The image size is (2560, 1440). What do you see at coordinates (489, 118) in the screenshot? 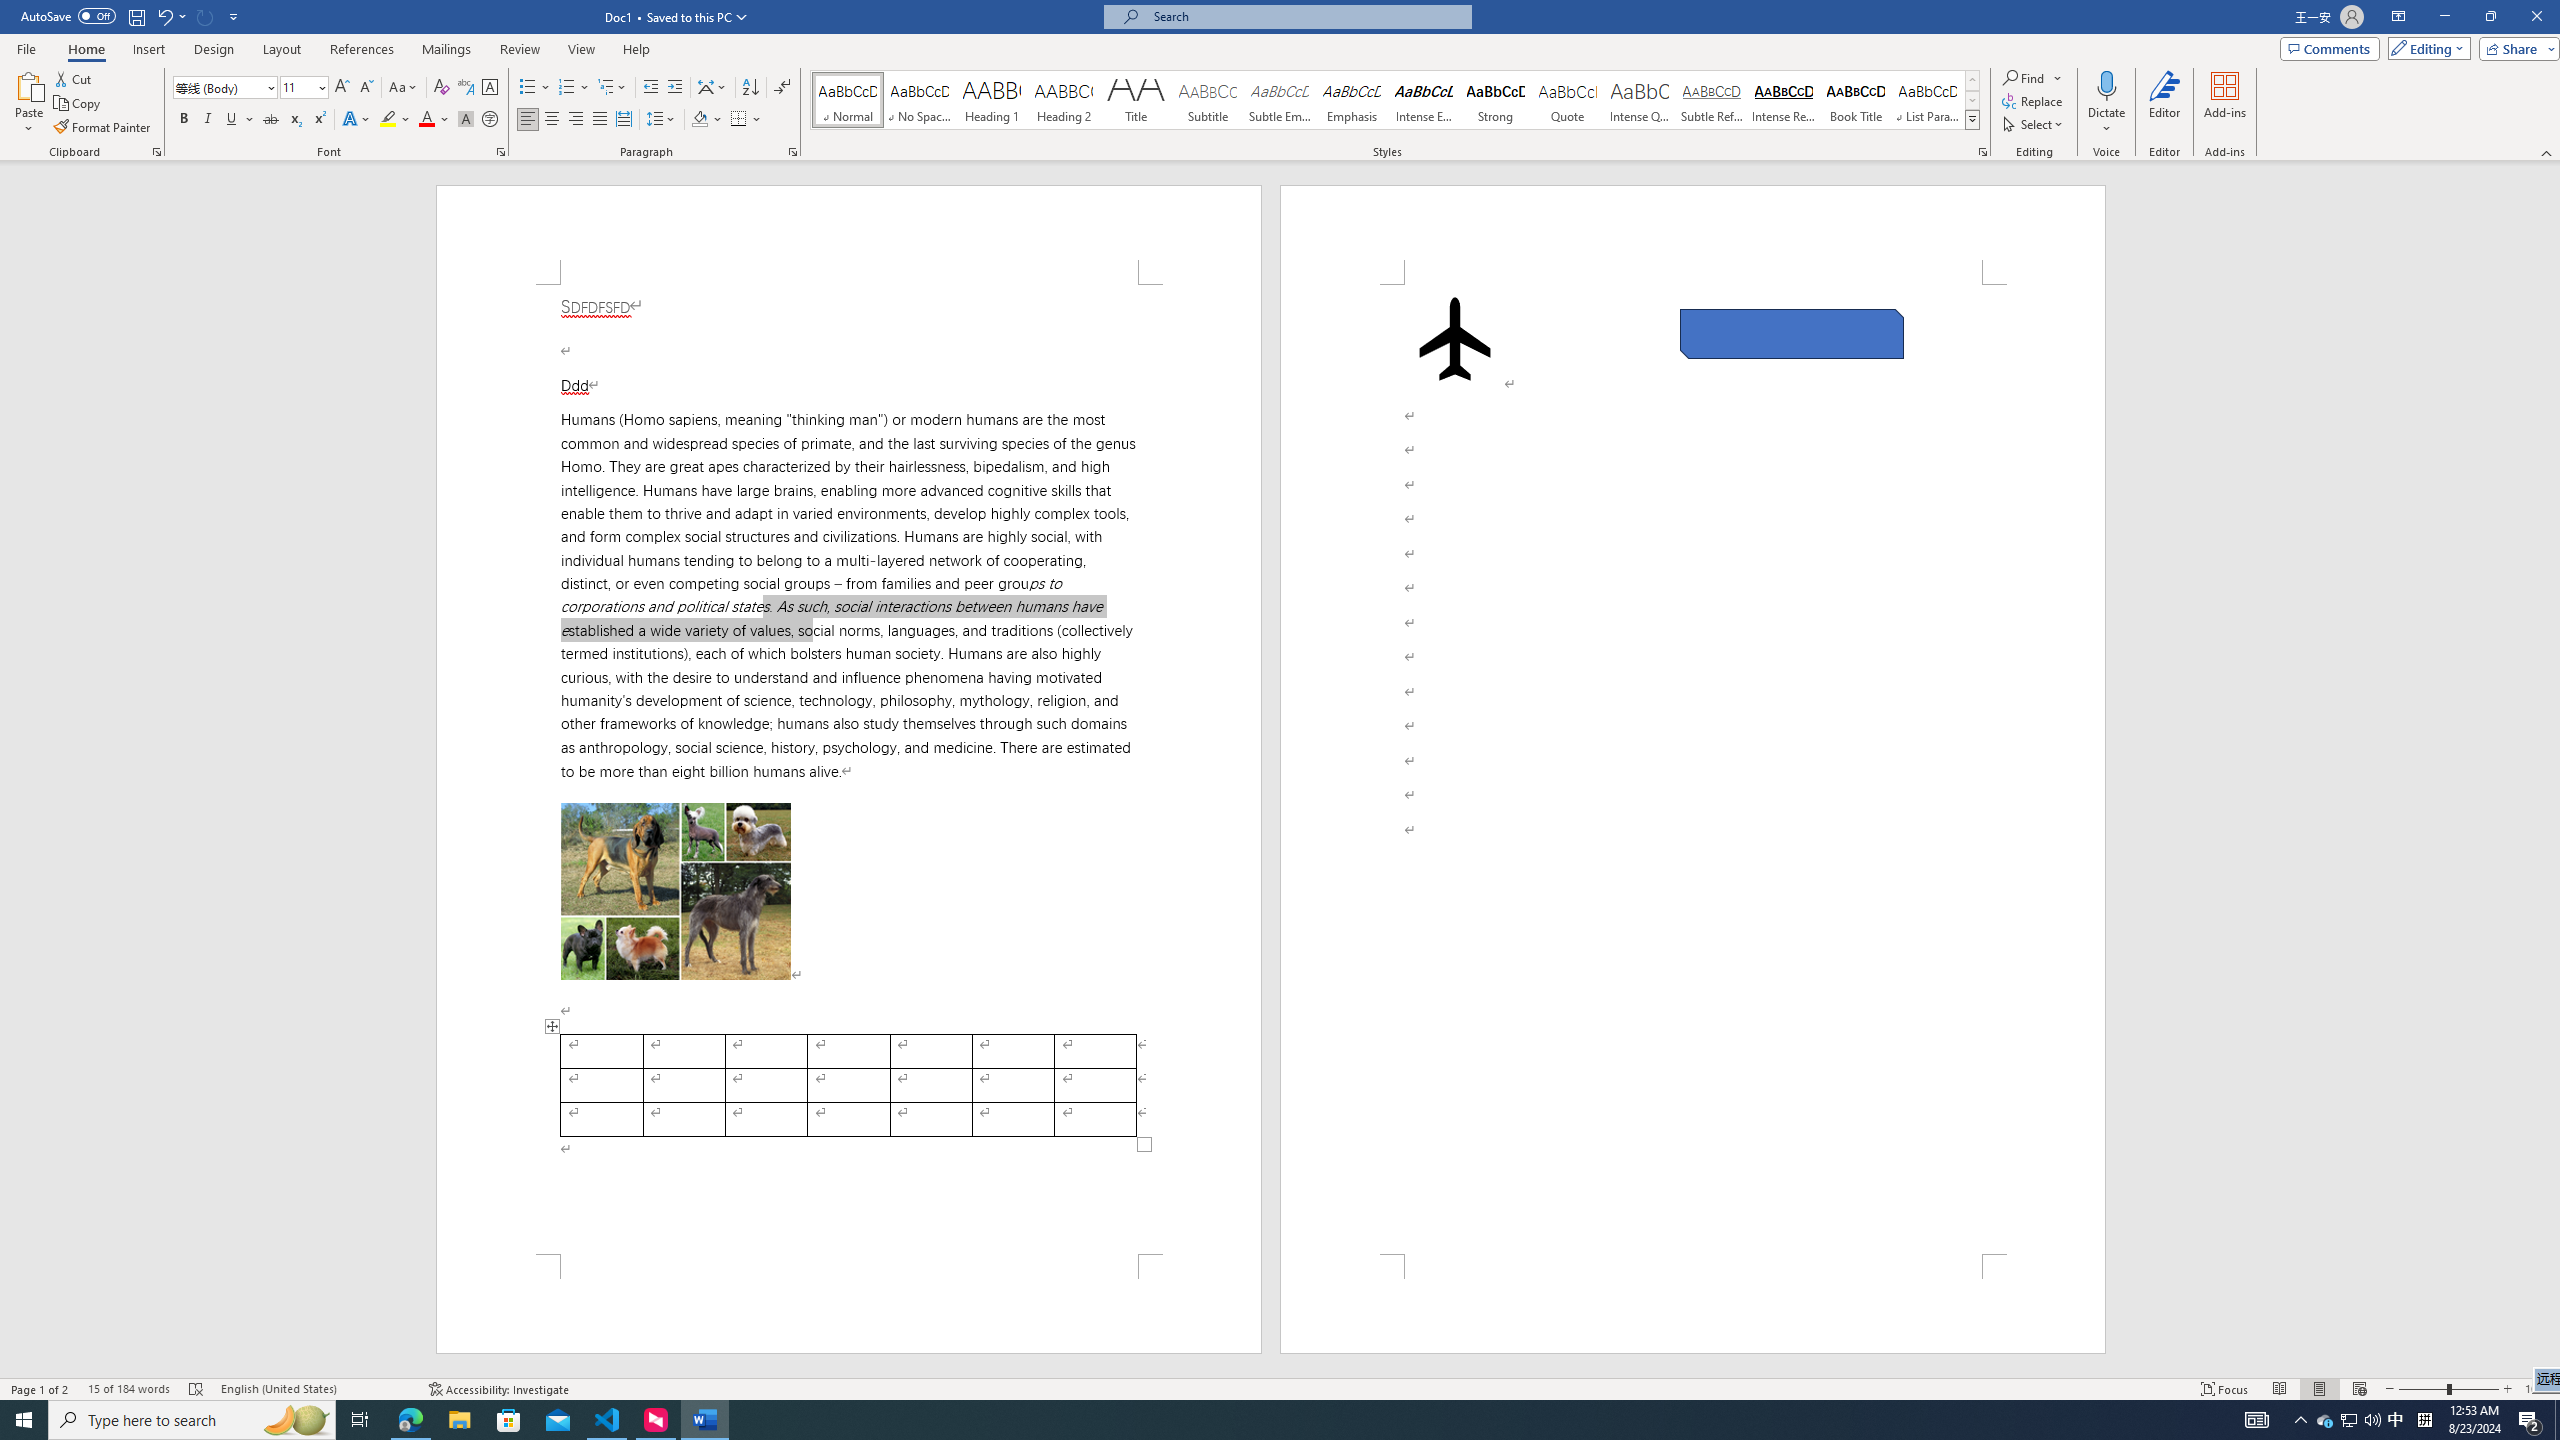
I see `'Enclose Characters...'` at bounding box center [489, 118].